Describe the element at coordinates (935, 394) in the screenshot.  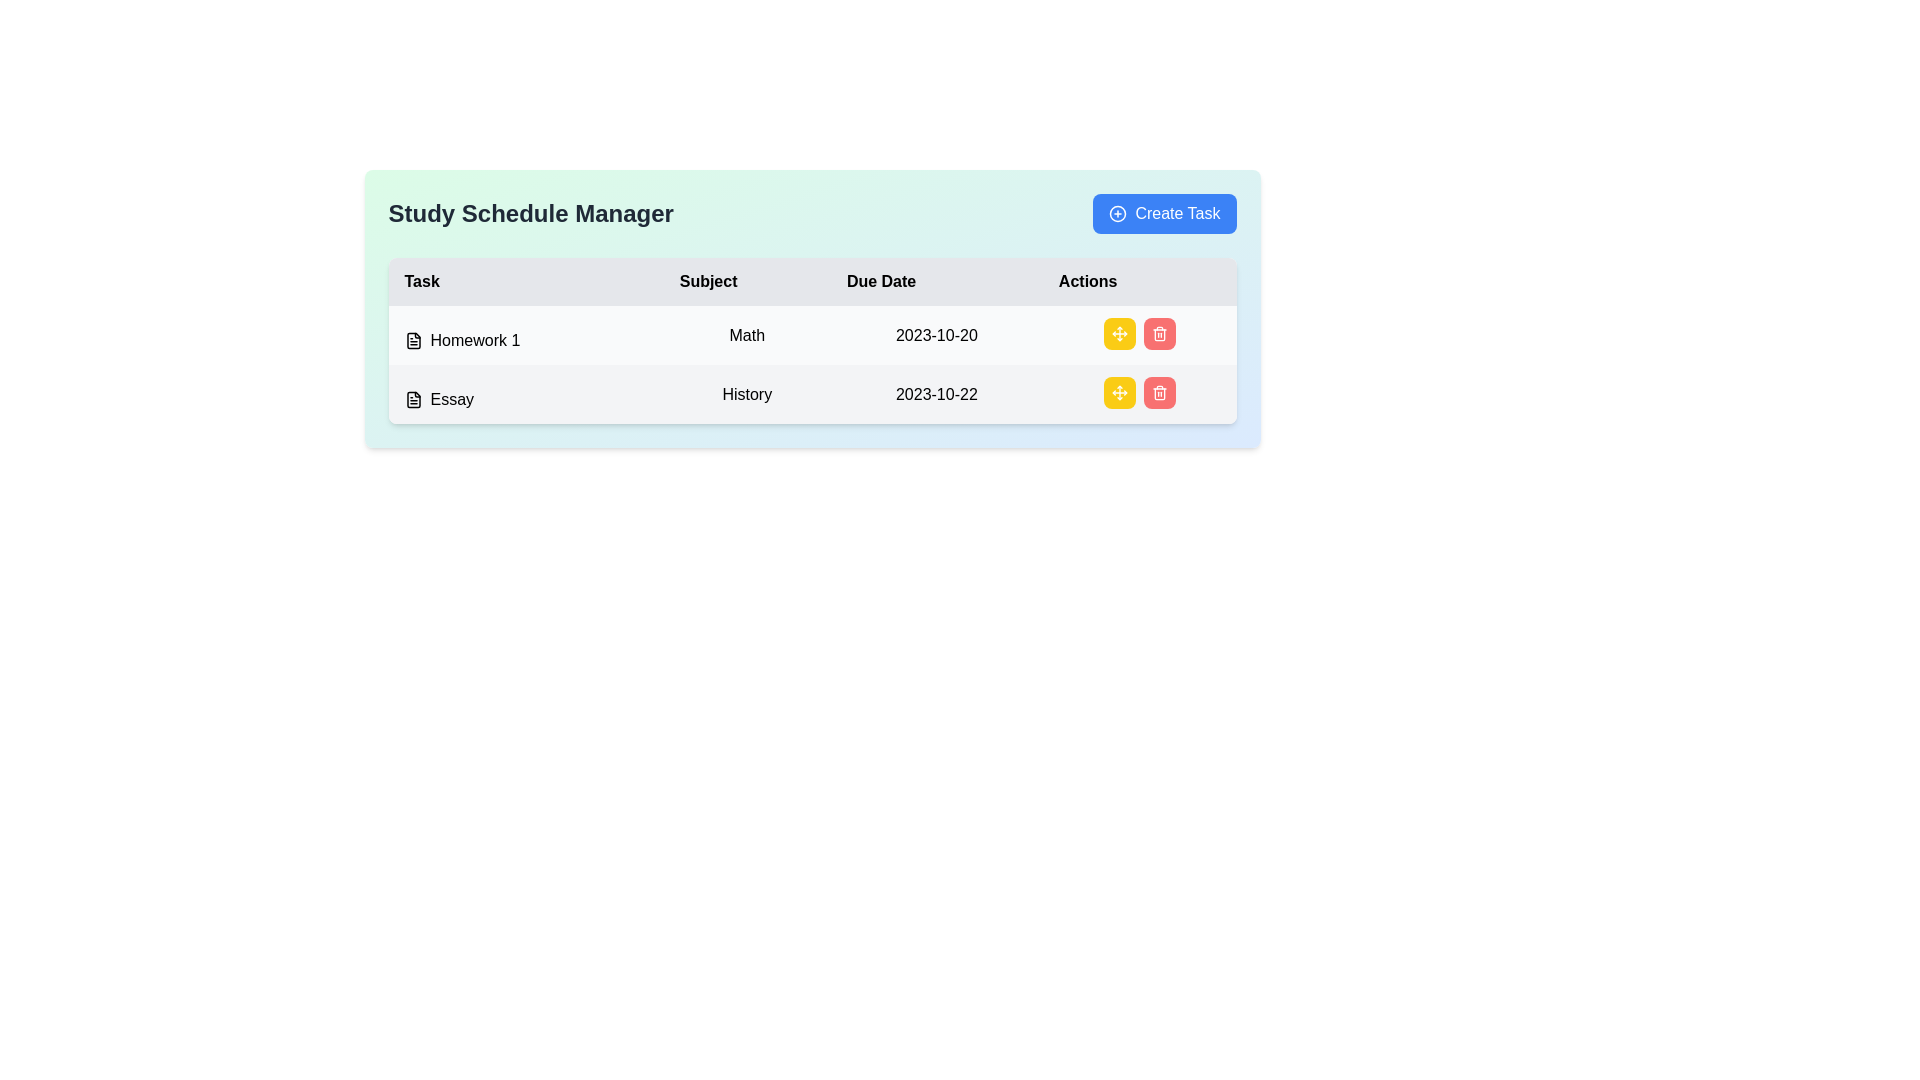
I see `date displayed in the Text label indicating the due date for the task 'History', located in the 'Due Date' column of the table` at that location.